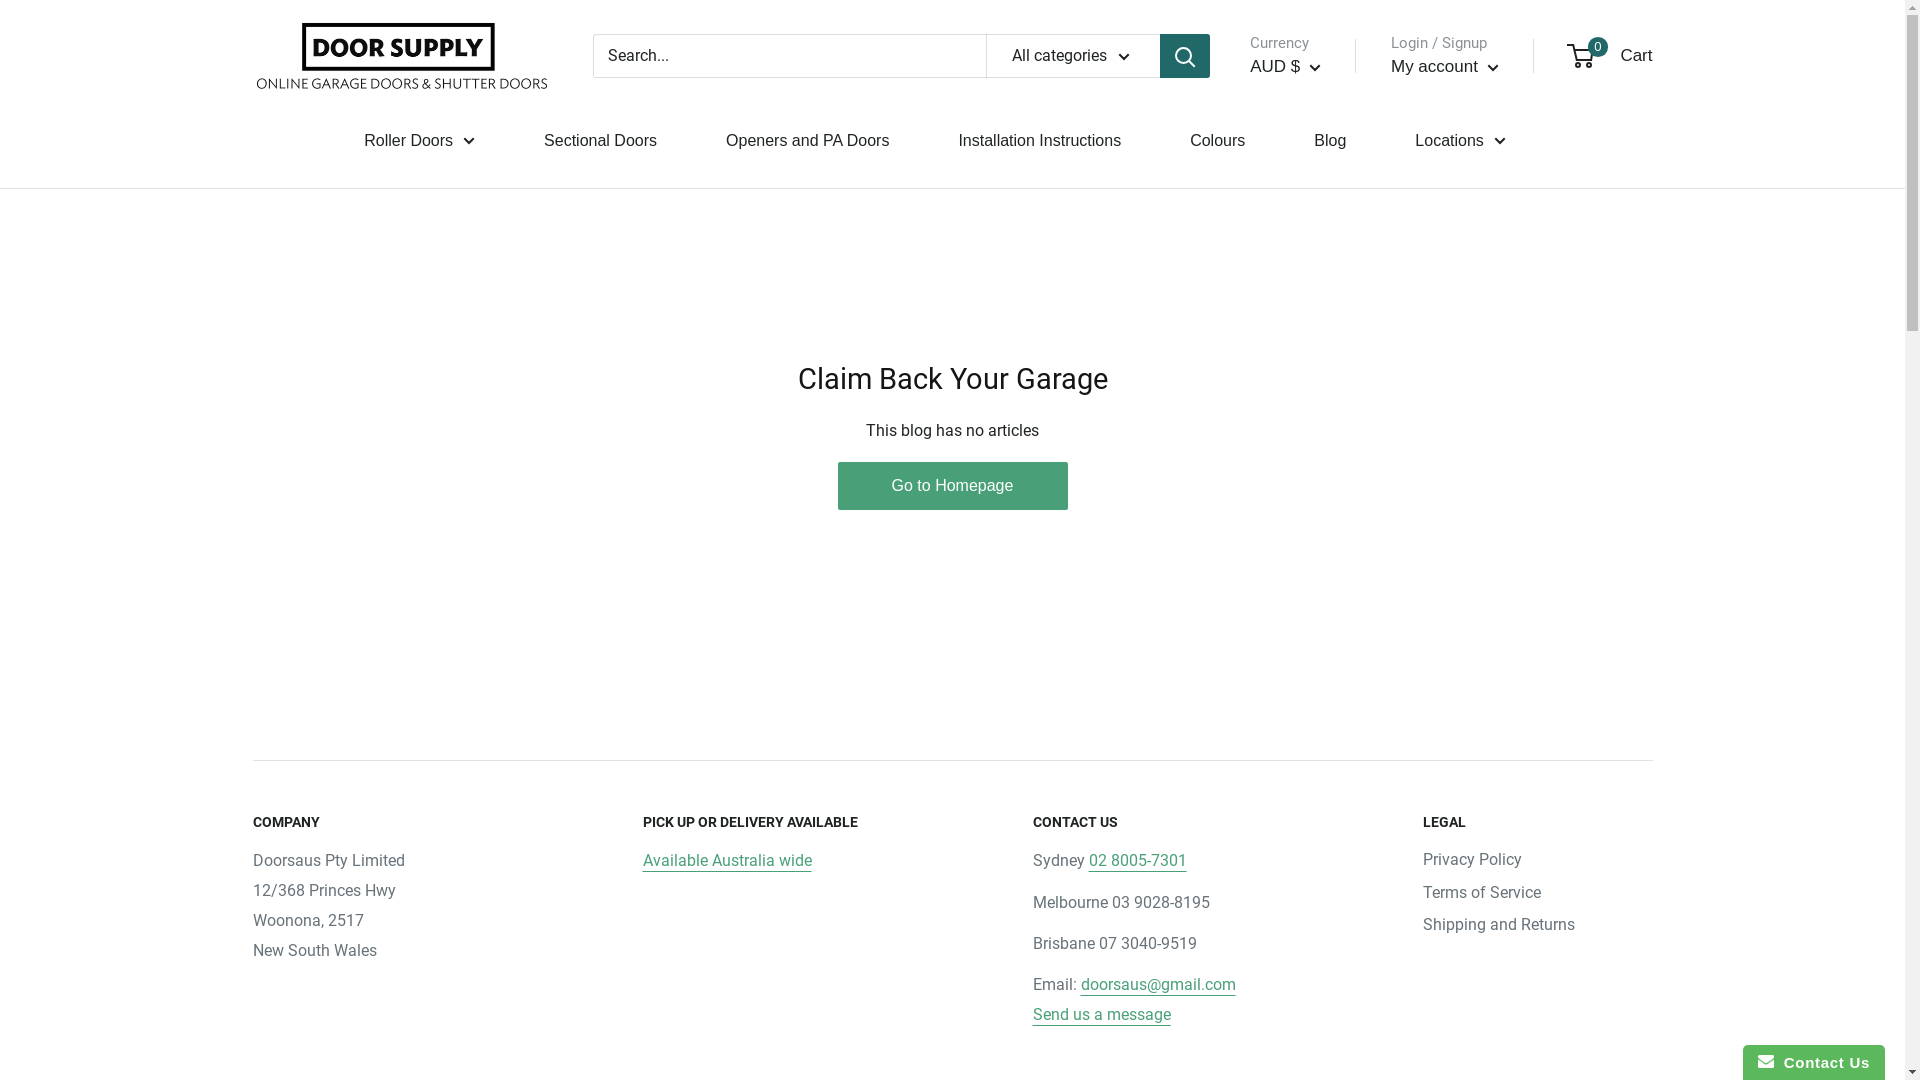 This screenshot has width=1920, height=1080. Describe the element at coordinates (1174, 140) in the screenshot. I see `'Colours'` at that location.